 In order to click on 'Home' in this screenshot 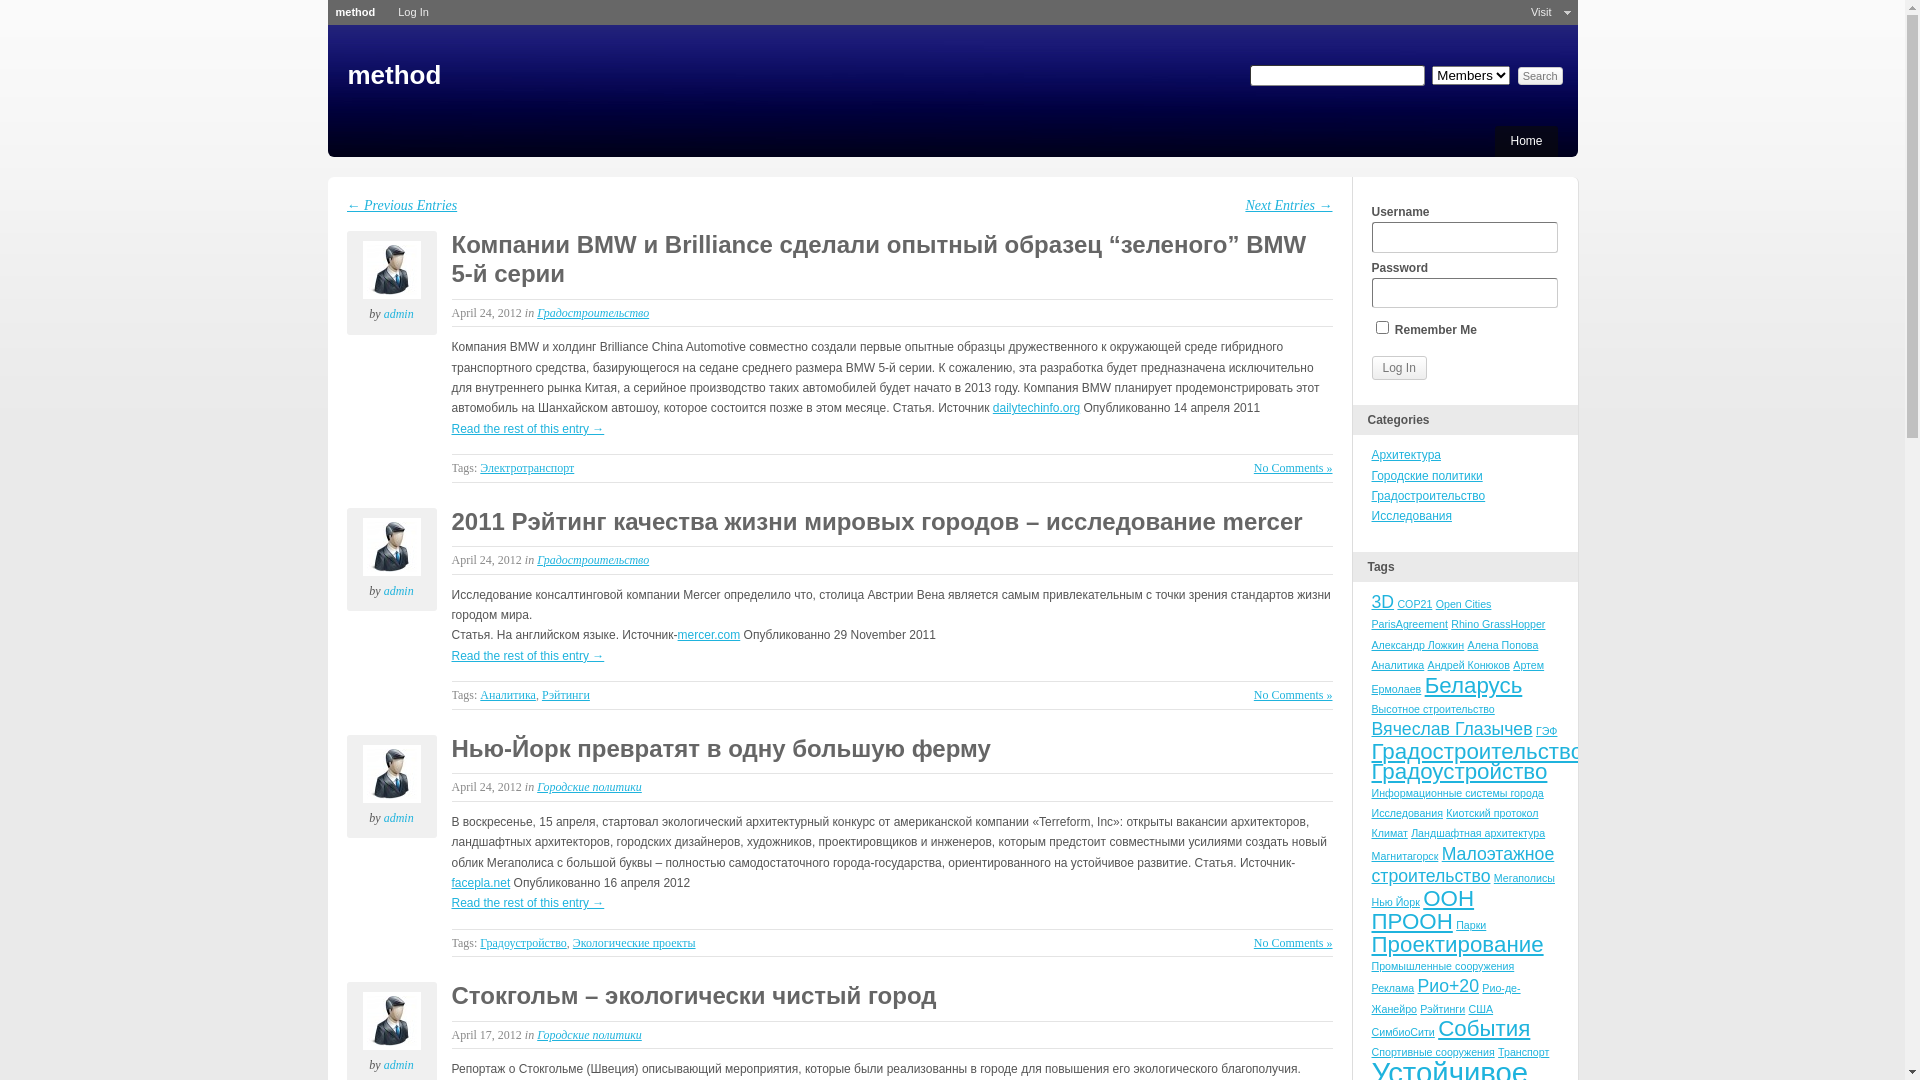, I will do `click(1525, 140)`.